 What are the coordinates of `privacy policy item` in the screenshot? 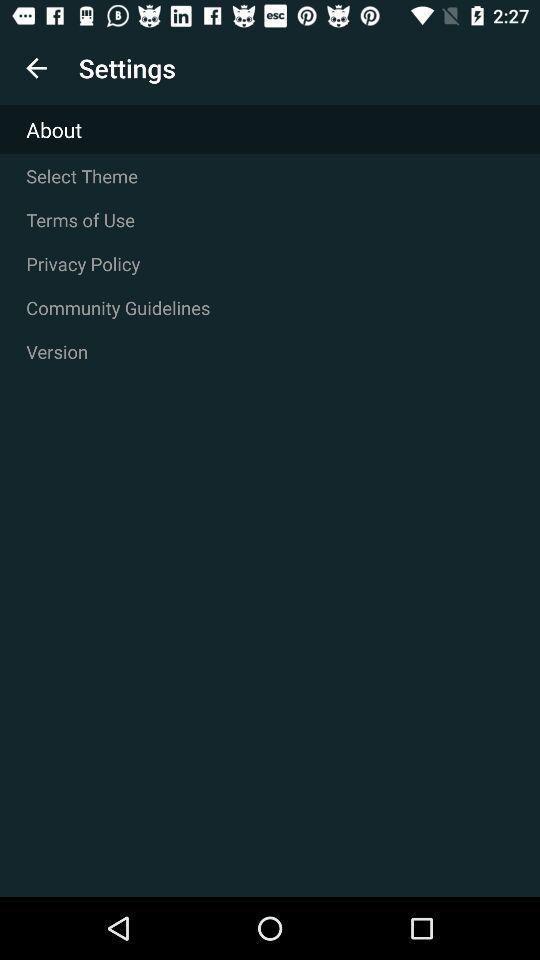 It's located at (270, 263).